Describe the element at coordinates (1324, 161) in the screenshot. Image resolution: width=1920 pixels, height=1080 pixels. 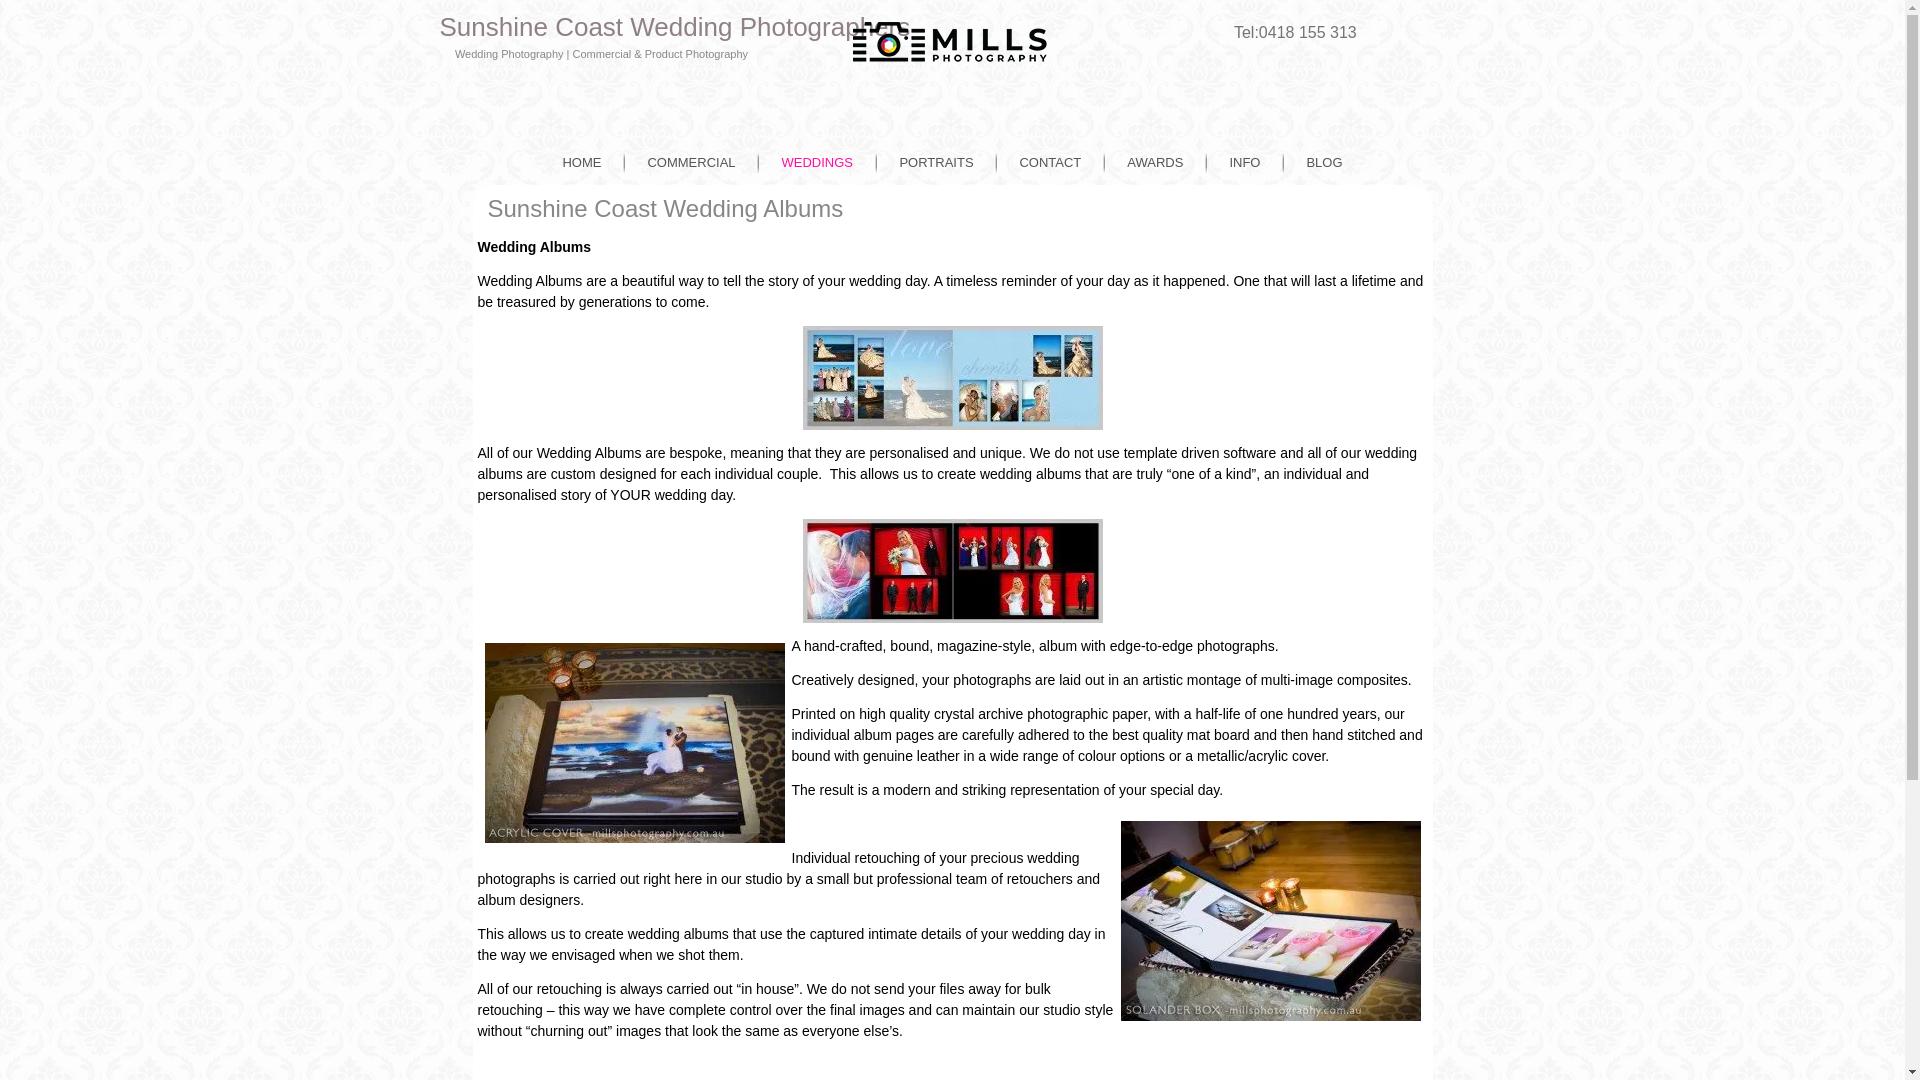
I see `'BLOG'` at that location.